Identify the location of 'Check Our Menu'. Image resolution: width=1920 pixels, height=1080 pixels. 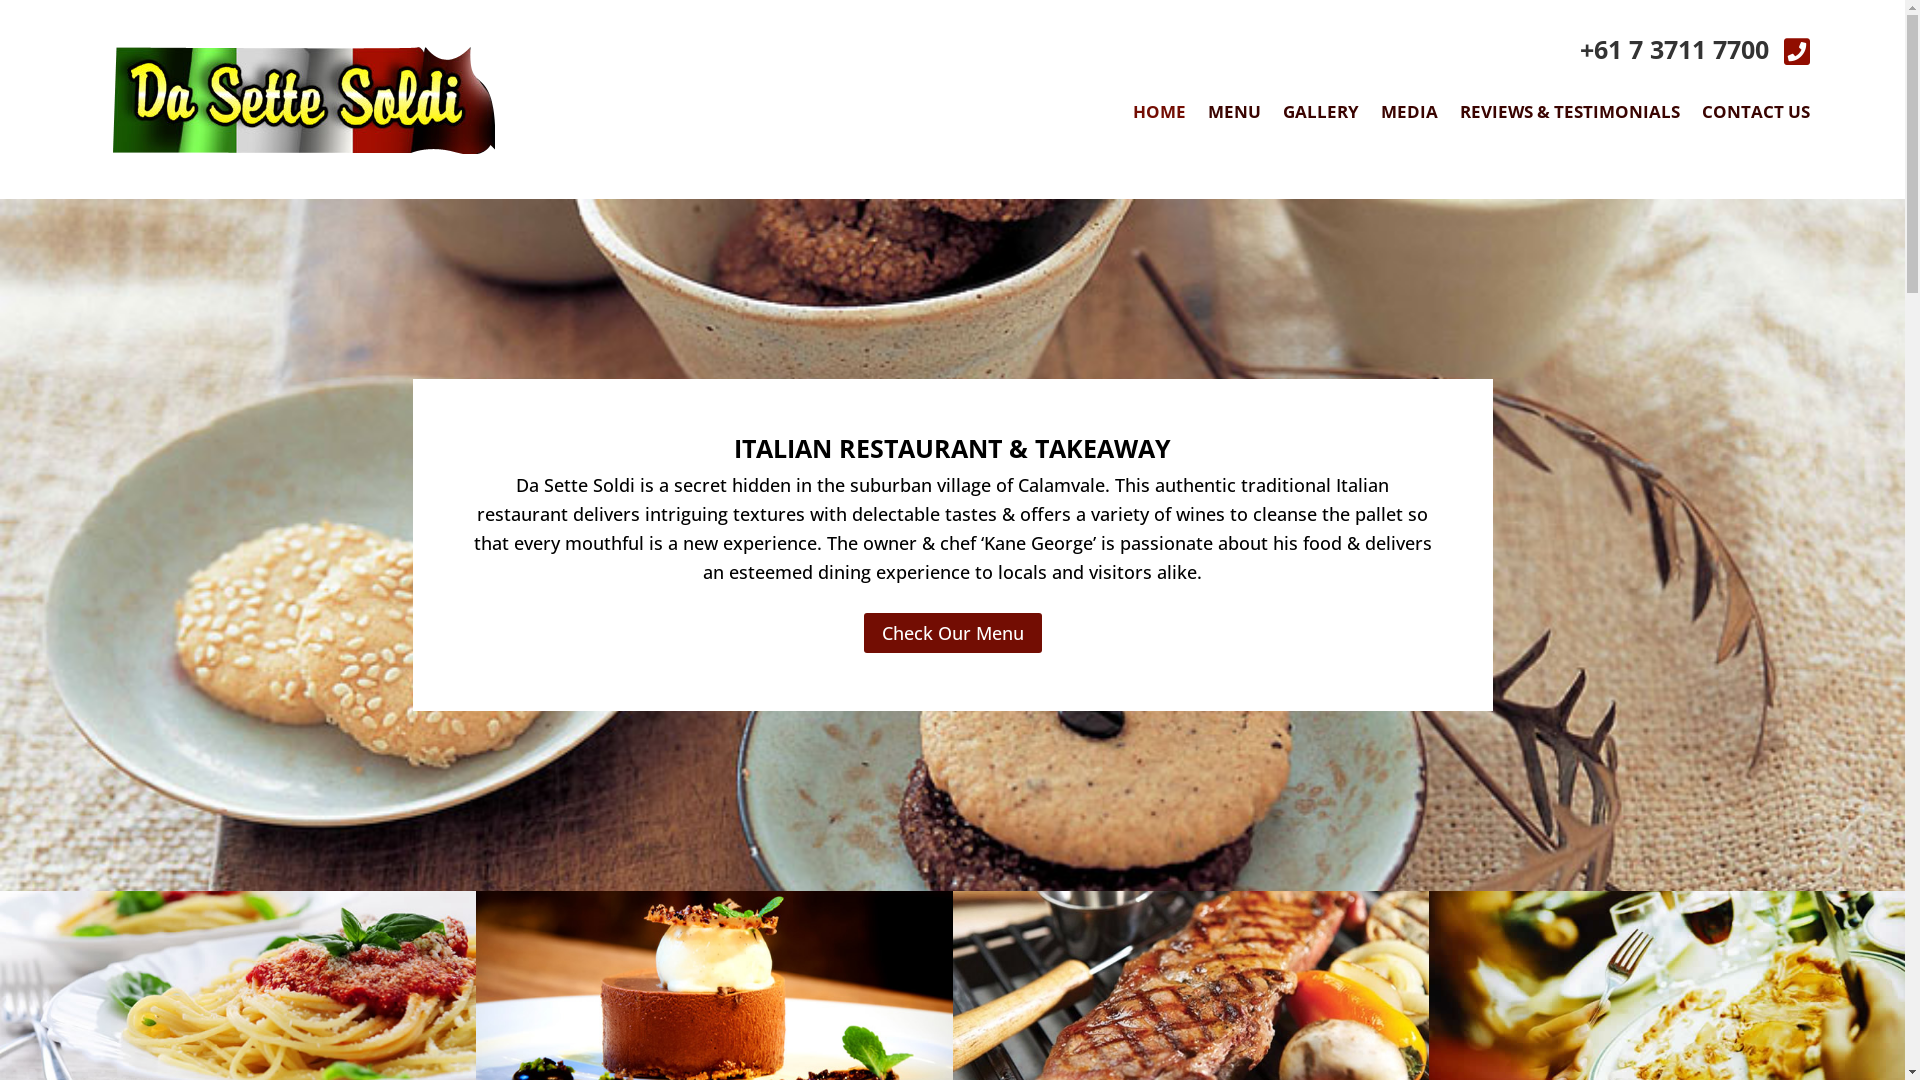
(952, 633).